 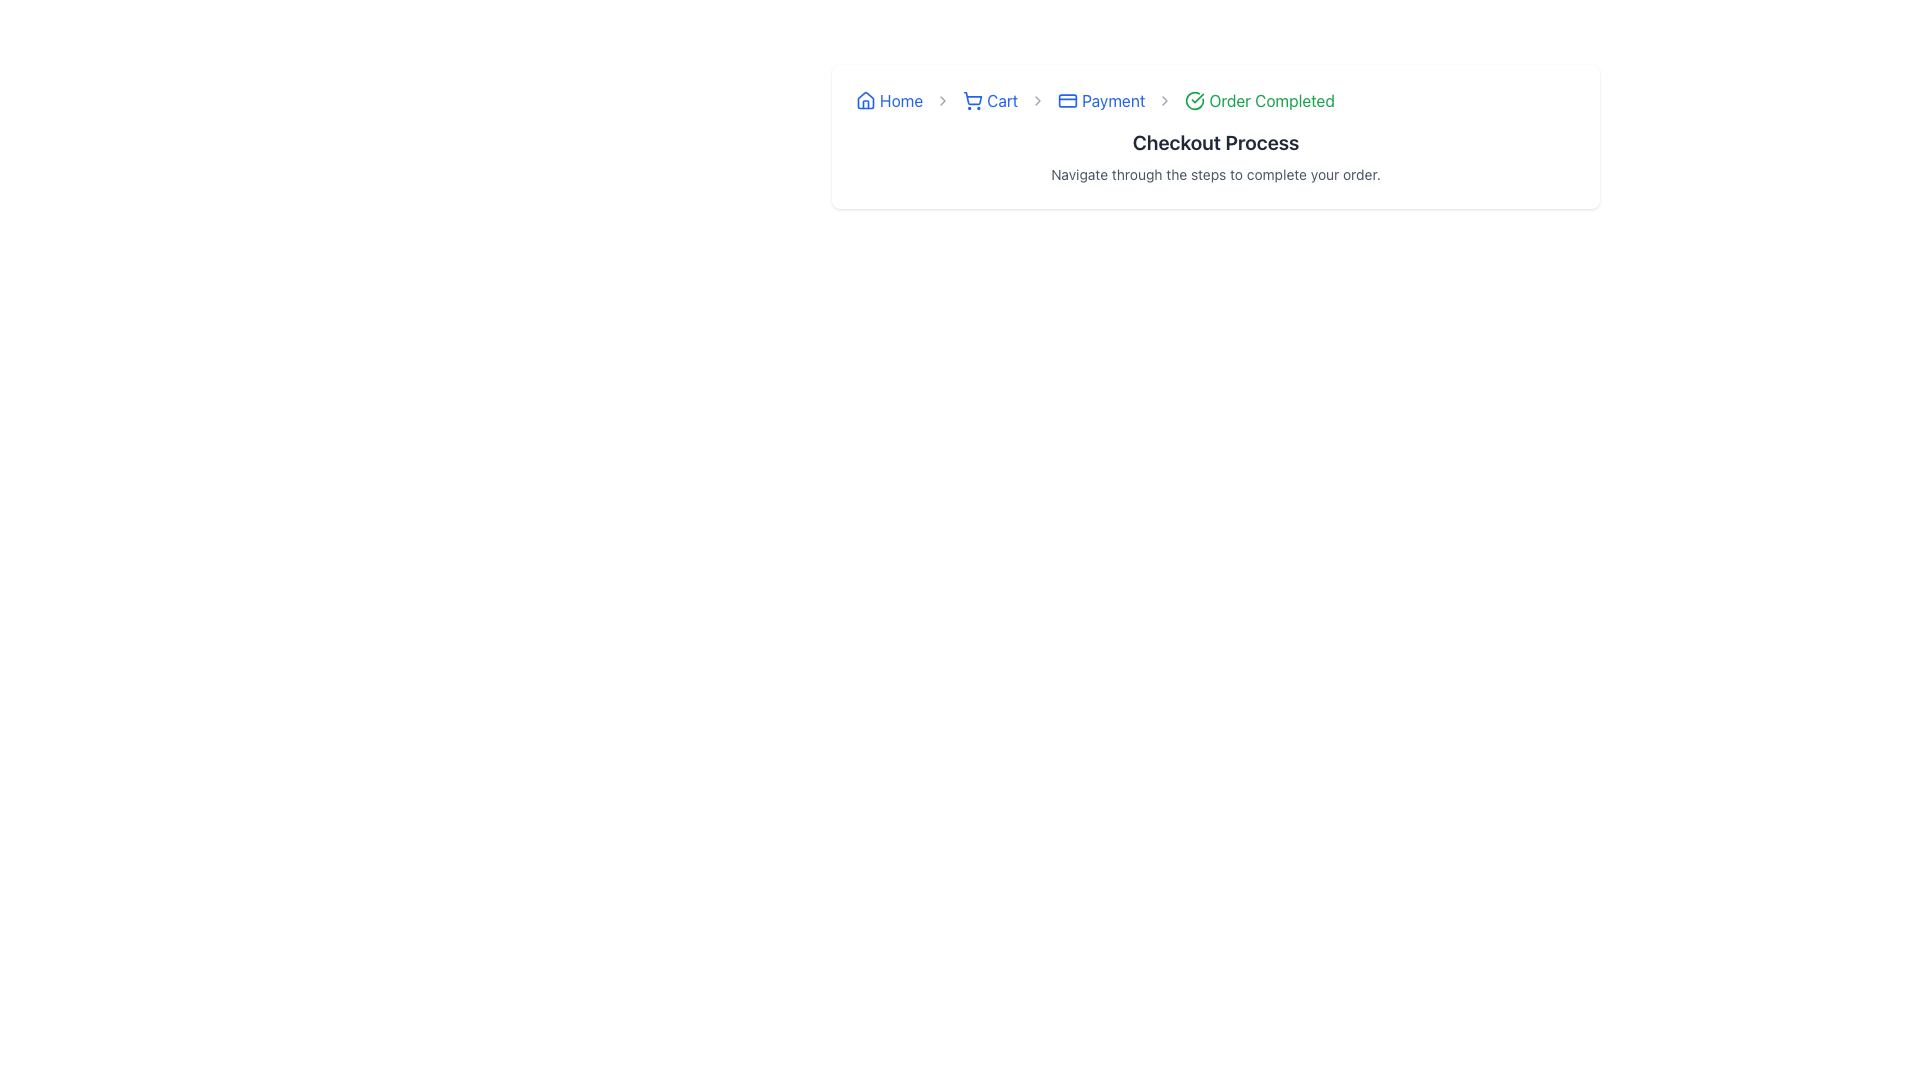 What do you see at coordinates (865, 100) in the screenshot?
I see `the 'Home' icon in the breadcrumb navigation located in the upper left part of the interface` at bounding box center [865, 100].